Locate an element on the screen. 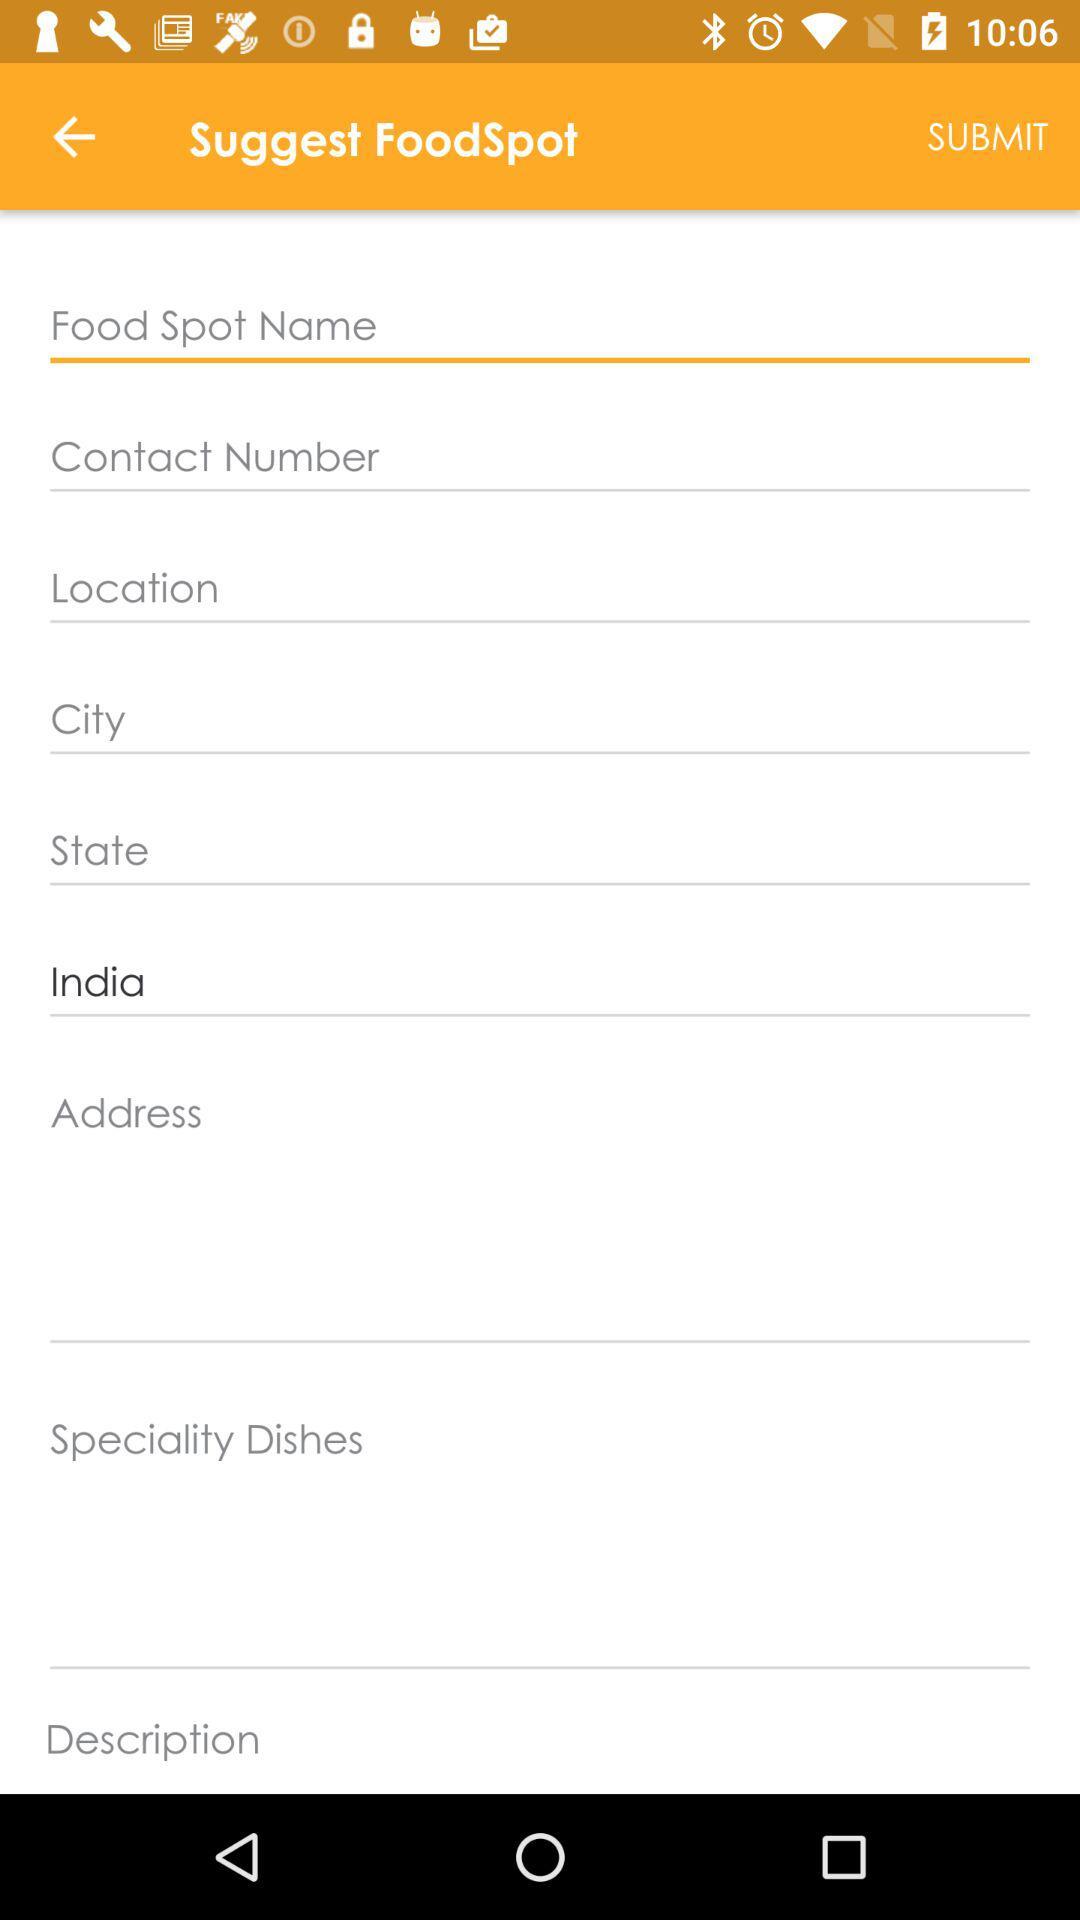 The height and width of the screenshot is (1920, 1080). the item below the india item is located at coordinates (540, 1209).